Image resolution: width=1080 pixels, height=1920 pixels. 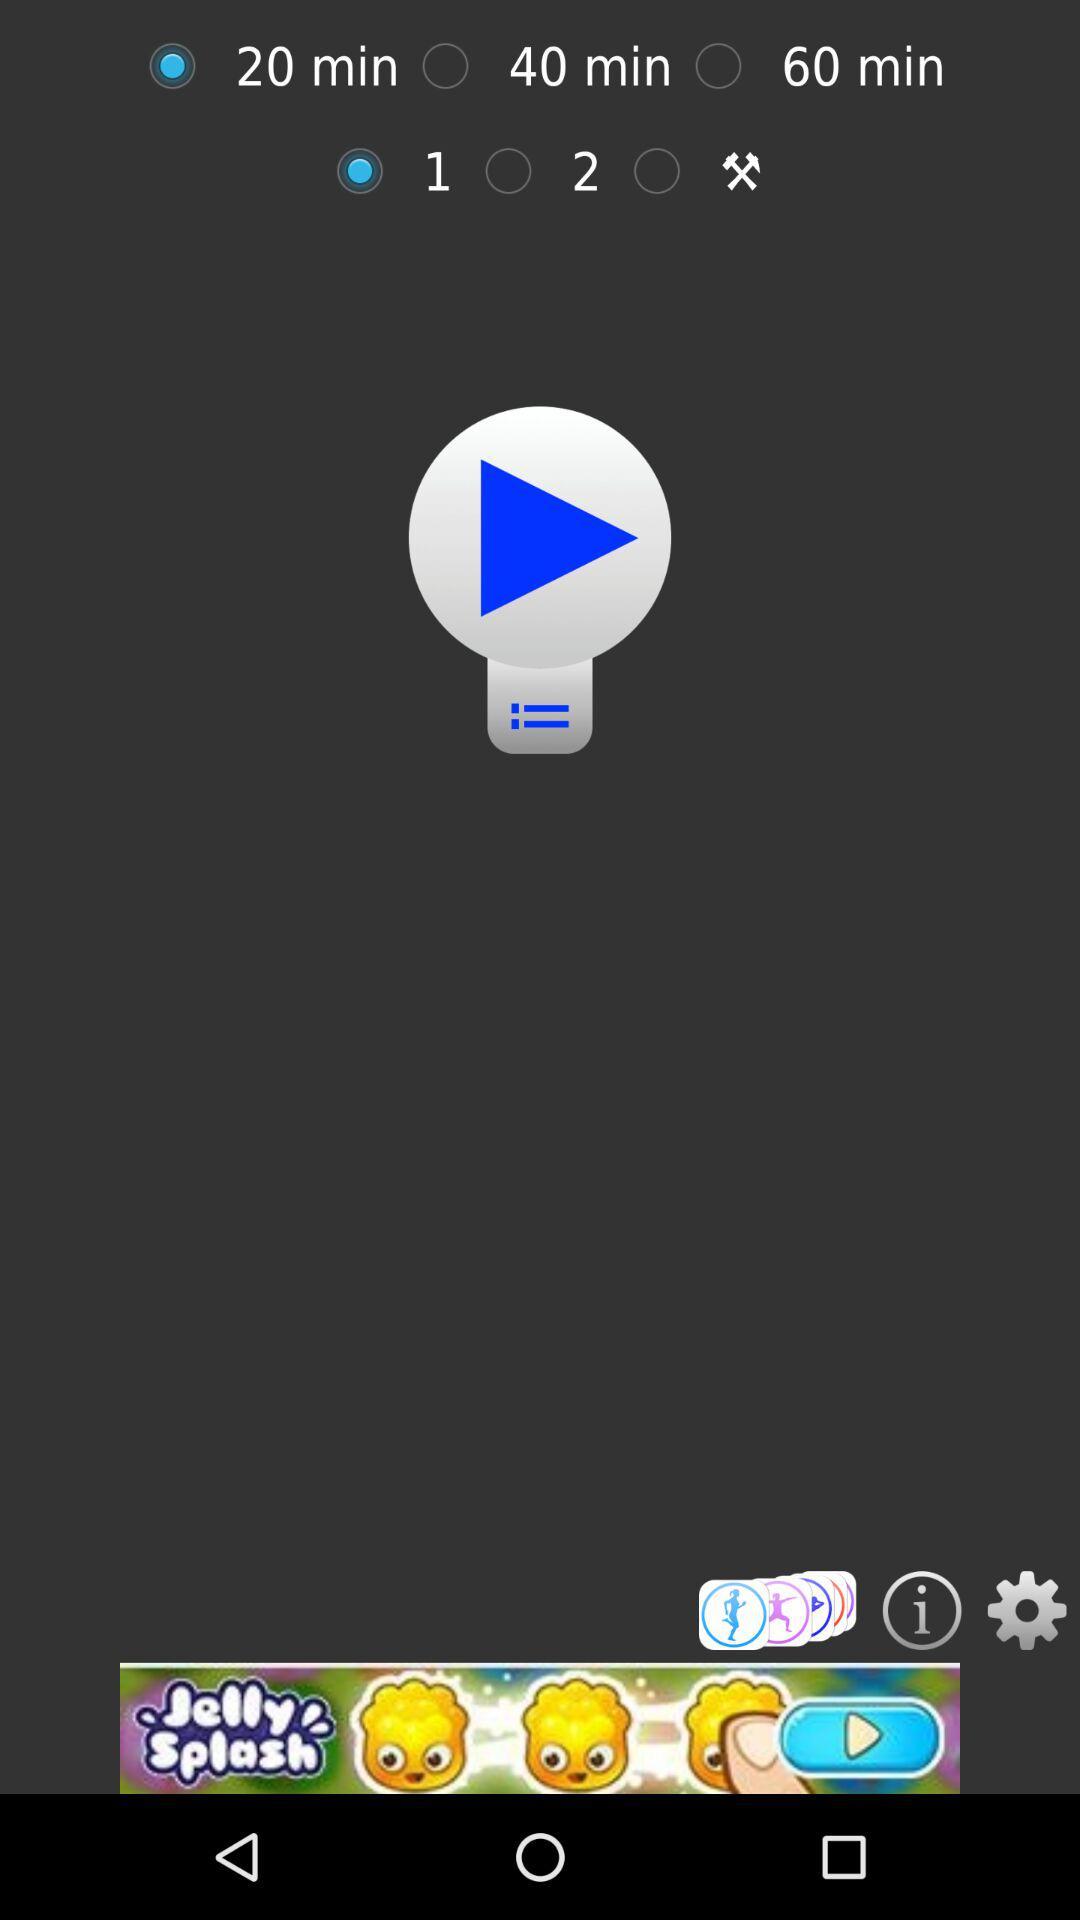 I want to click on option, so click(x=729, y=66).